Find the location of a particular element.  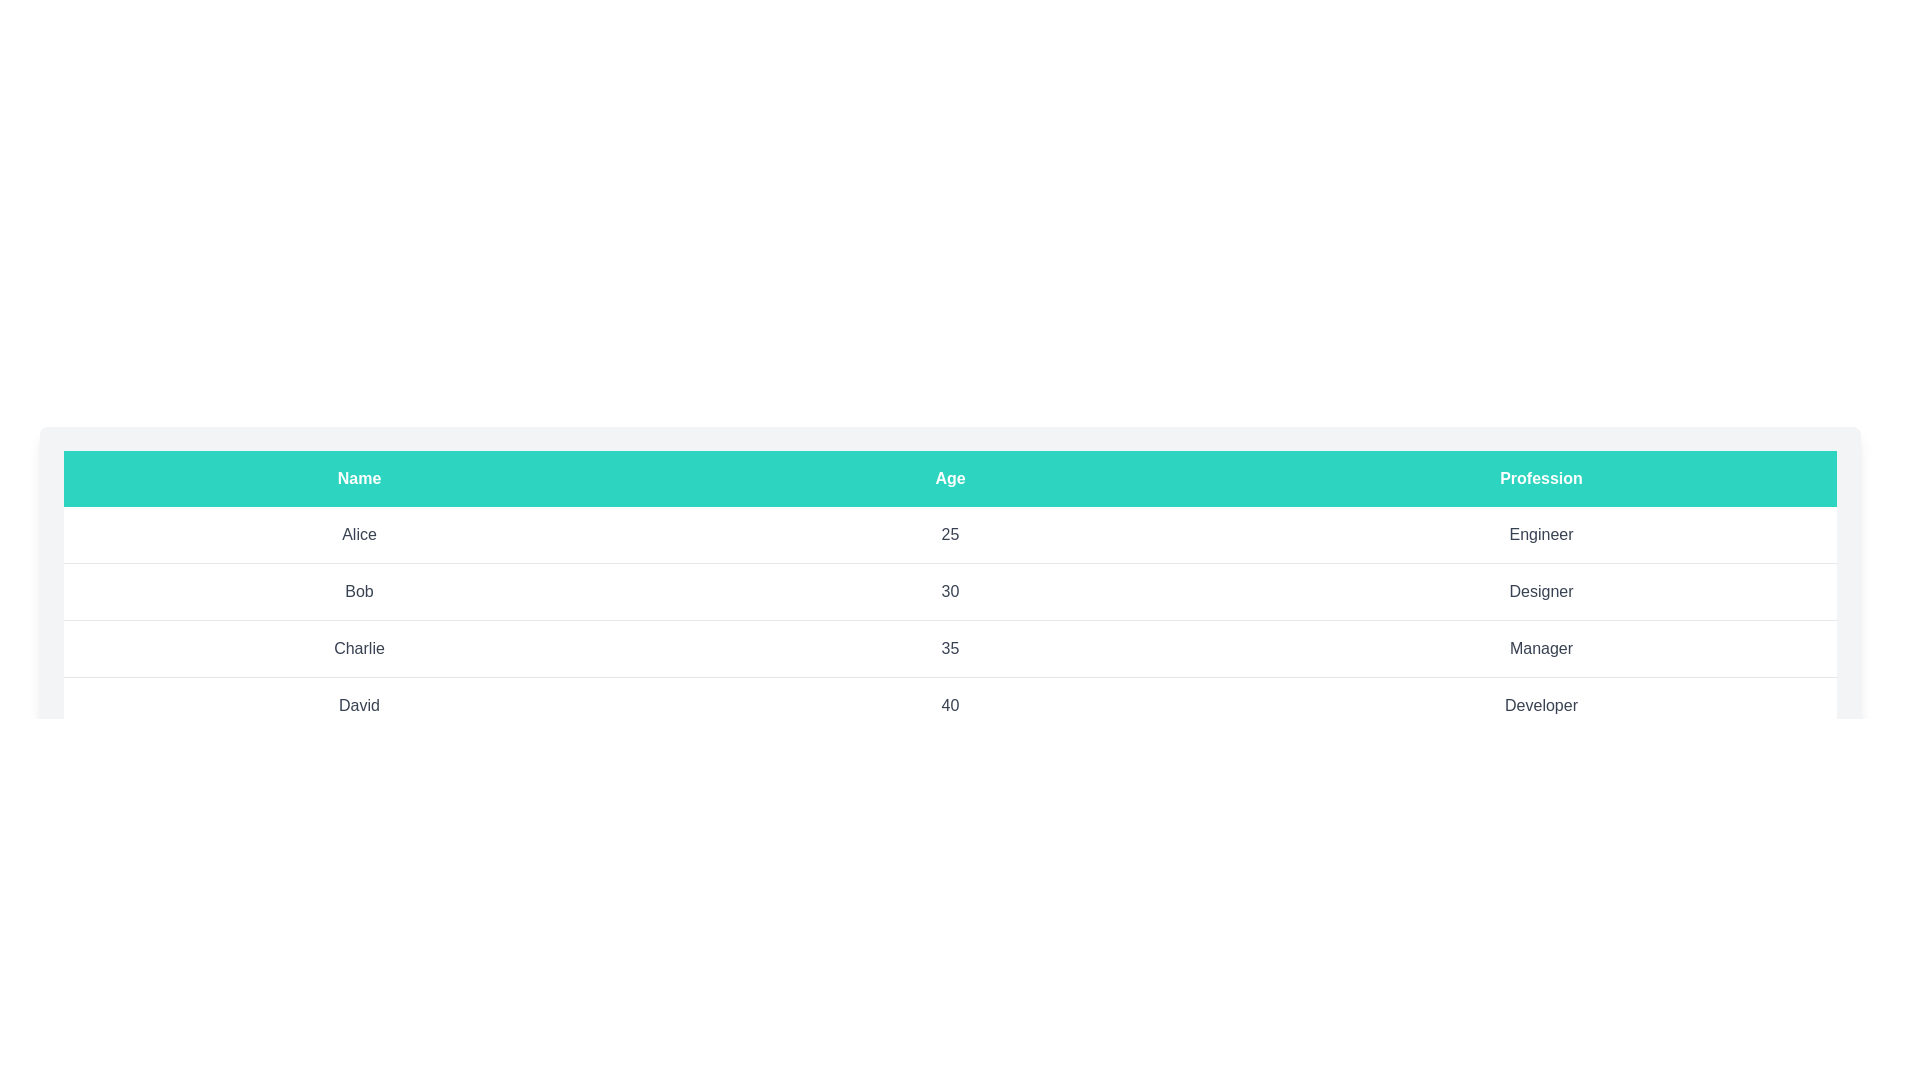

the 'Engineer' text label, which is bold and dark gray, located in the right-most column under the 'Profession' heading, aligned with the entry for 'Alice' is located at coordinates (1540, 534).